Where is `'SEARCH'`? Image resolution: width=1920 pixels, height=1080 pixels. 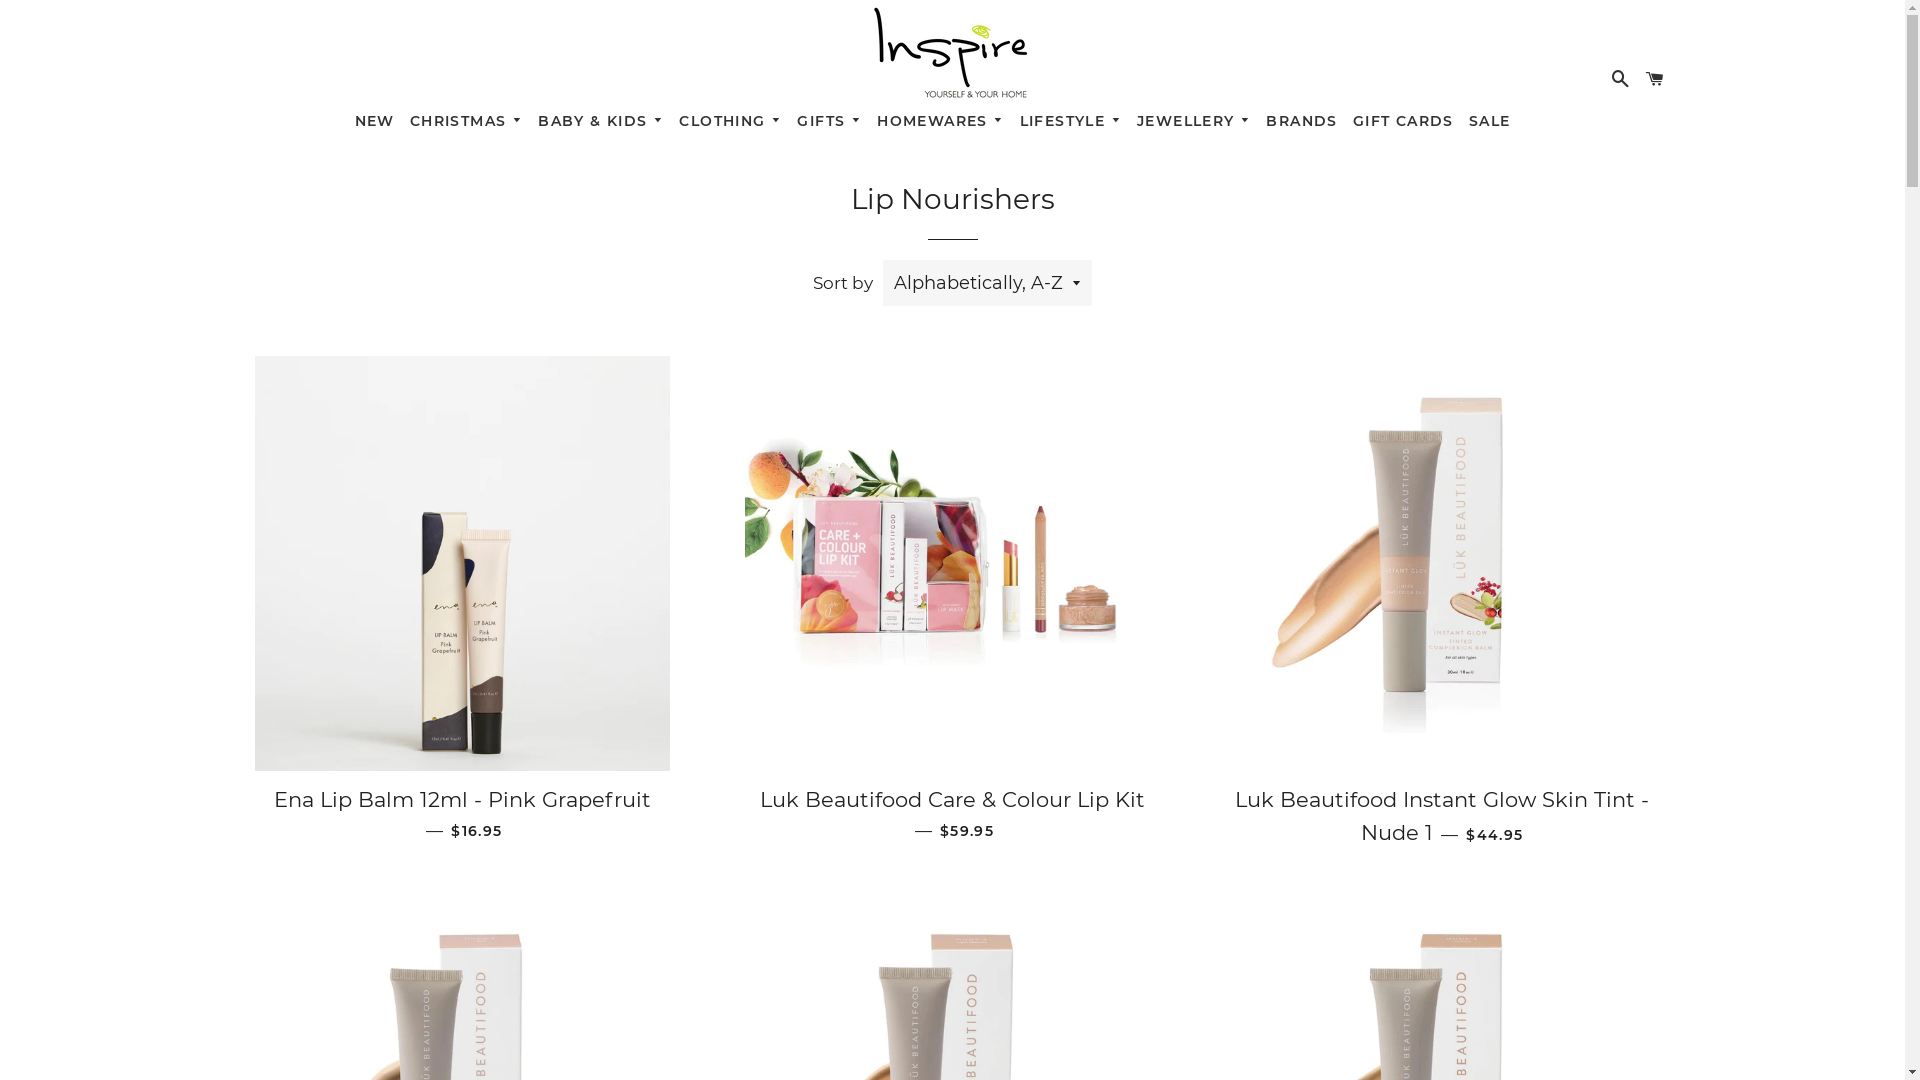 'SEARCH' is located at coordinates (1621, 75).